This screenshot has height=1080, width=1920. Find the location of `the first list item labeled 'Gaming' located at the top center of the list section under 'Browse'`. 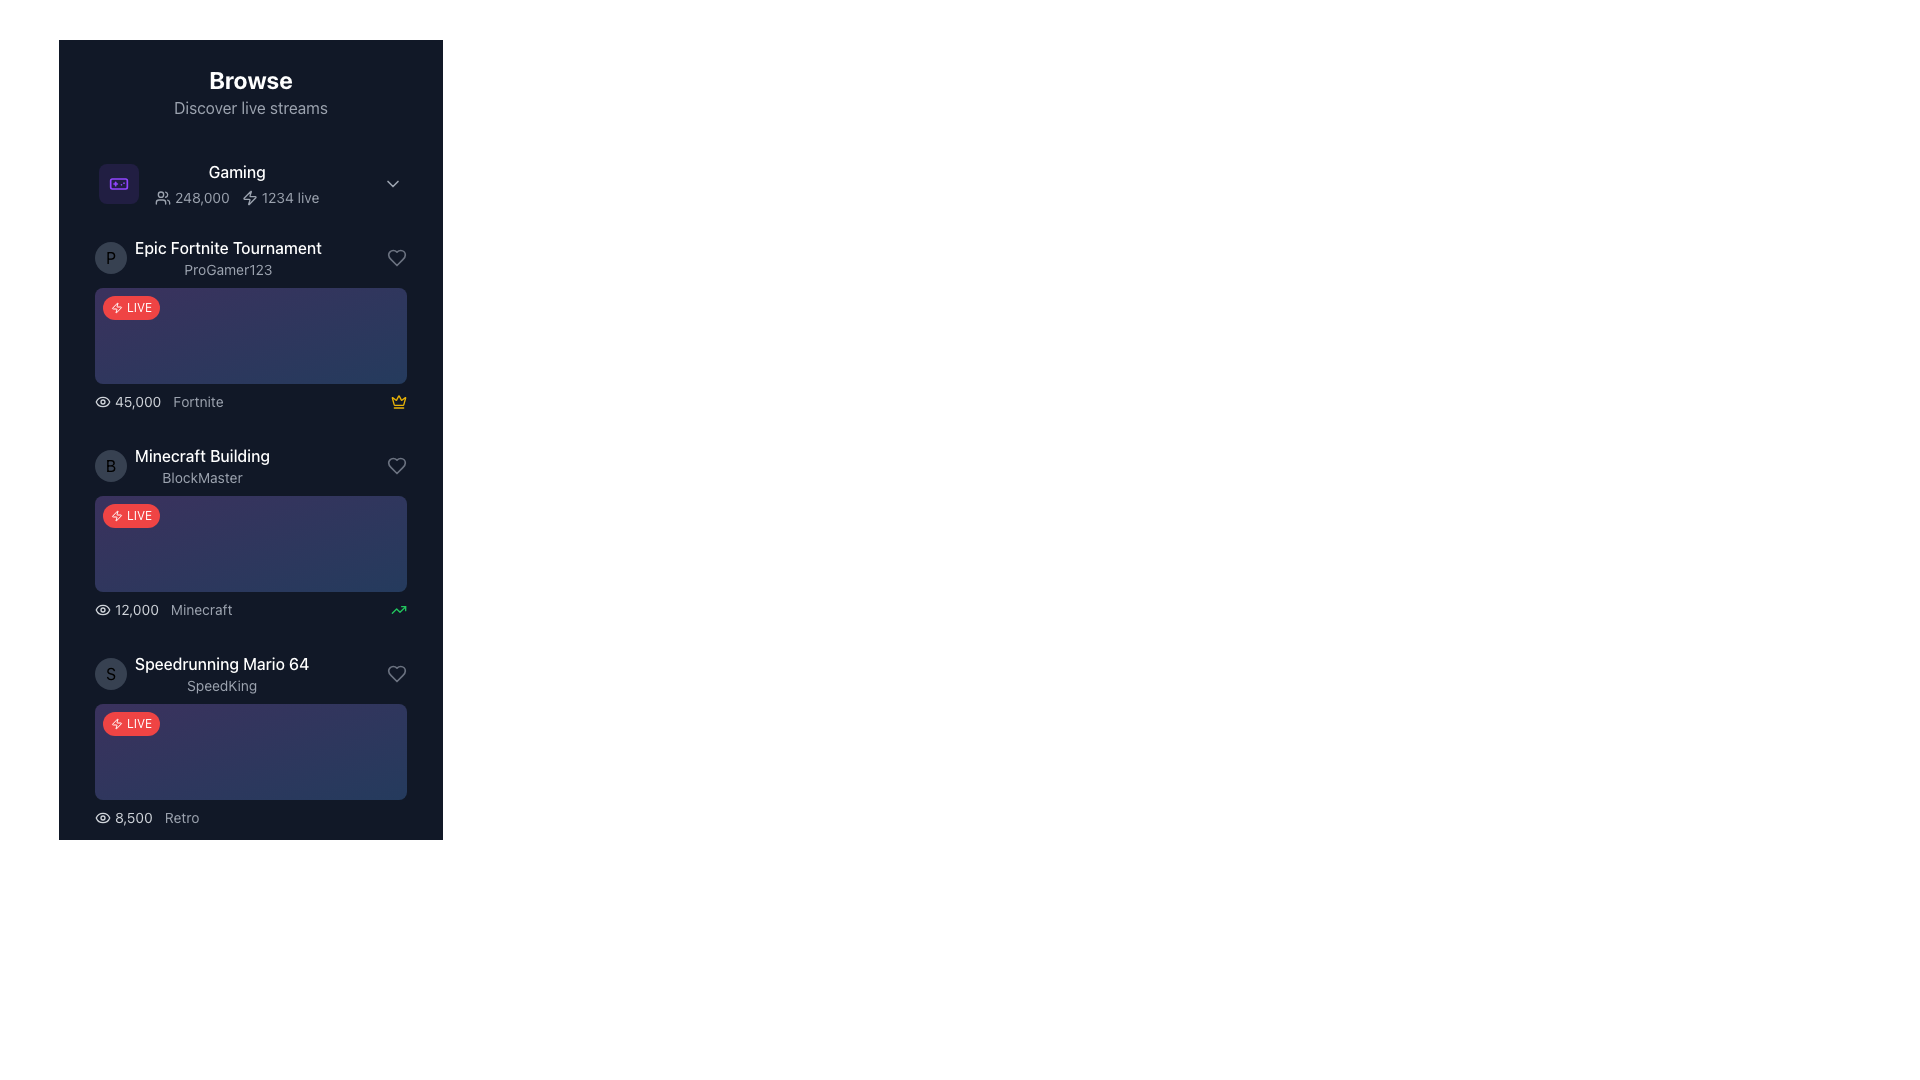

the first list item labeled 'Gaming' located at the top center of the list section under 'Browse' is located at coordinates (240, 184).